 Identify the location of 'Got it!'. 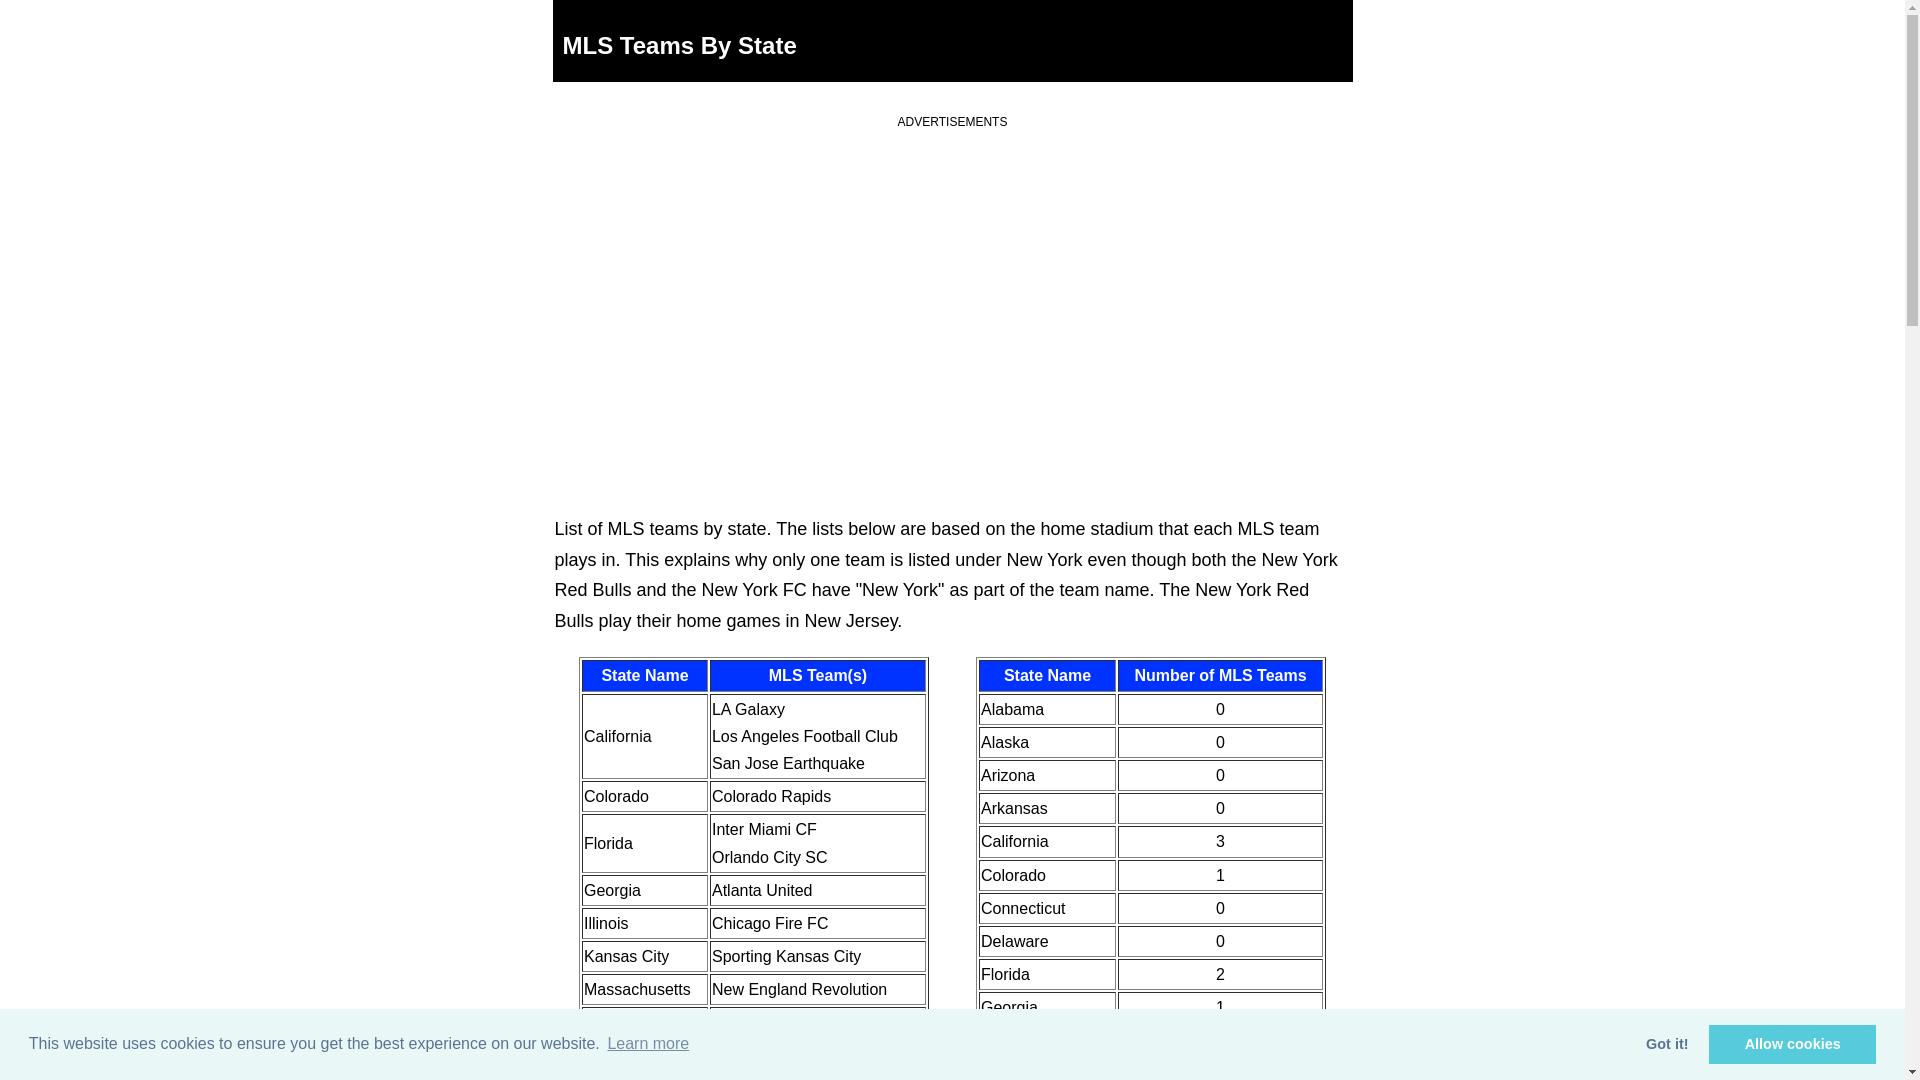
(1667, 1043).